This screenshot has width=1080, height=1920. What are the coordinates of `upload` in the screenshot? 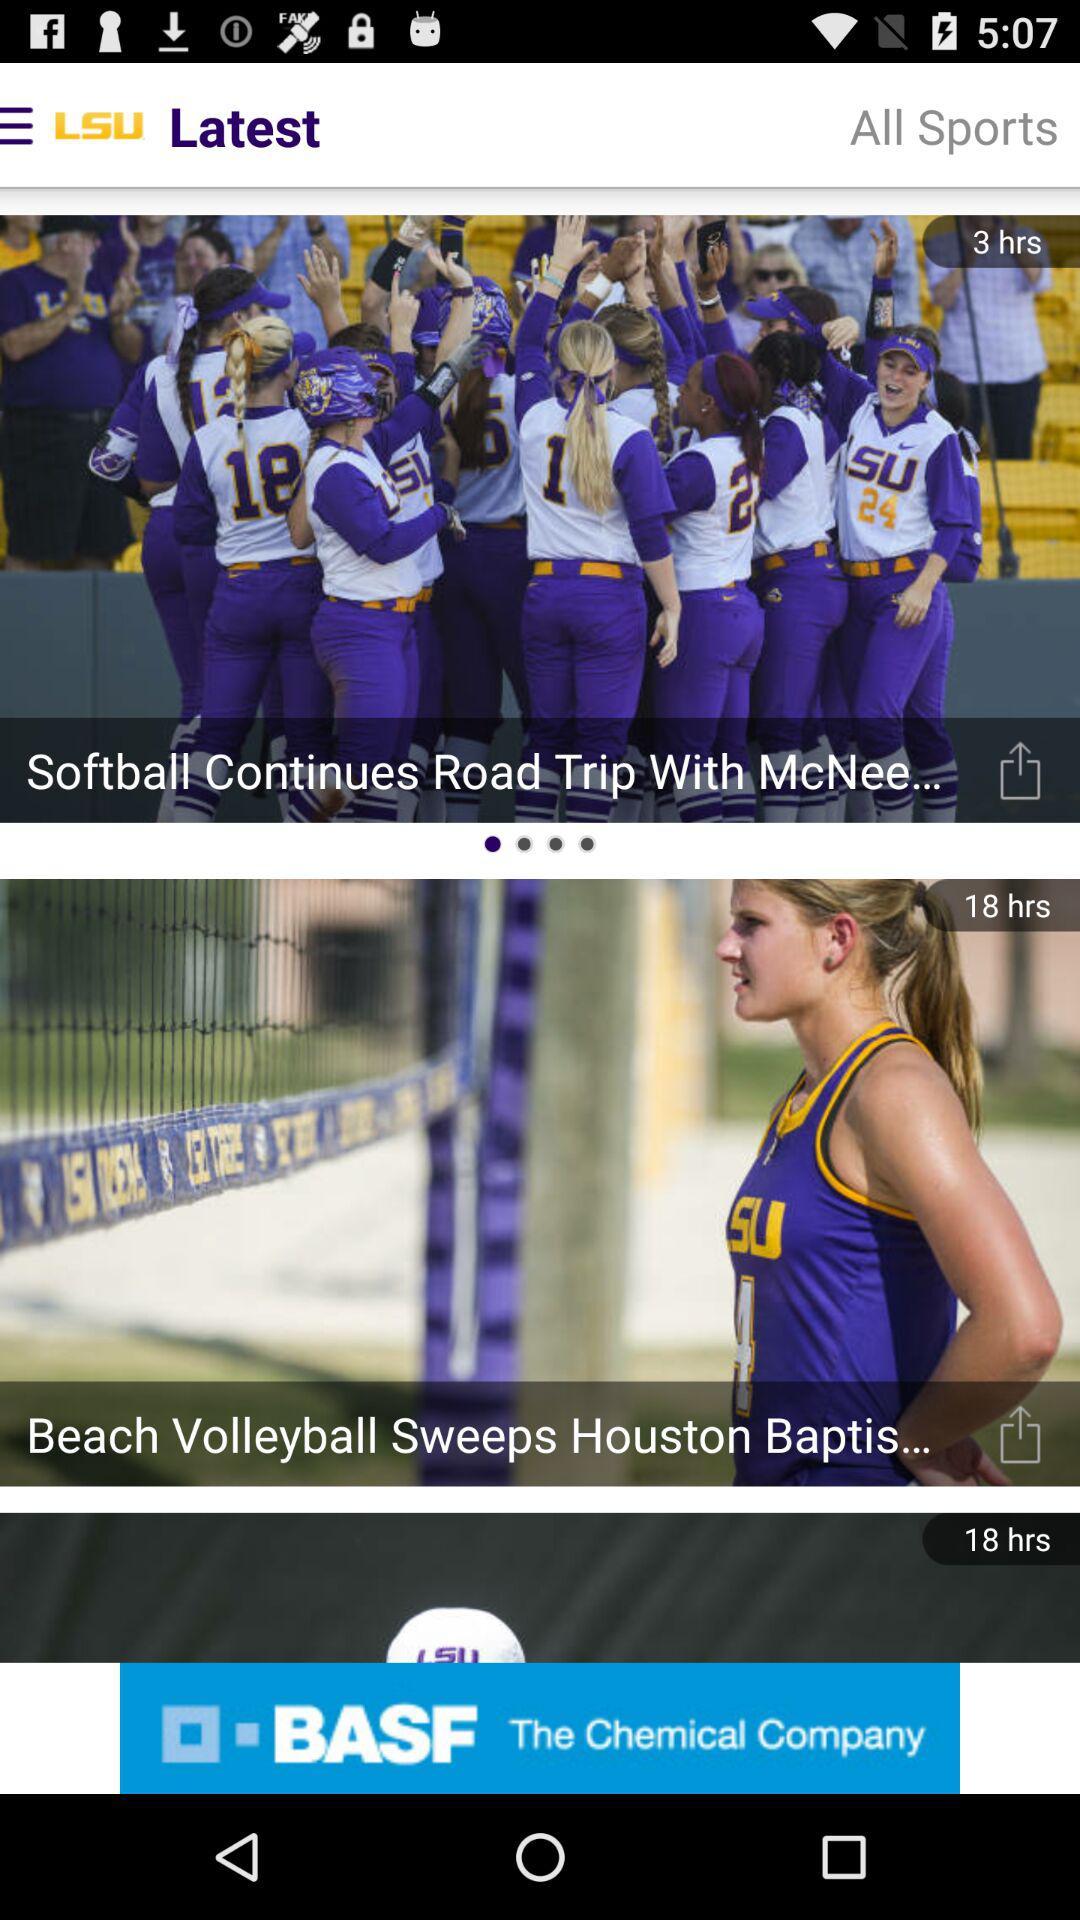 It's located at (1020, 1433).